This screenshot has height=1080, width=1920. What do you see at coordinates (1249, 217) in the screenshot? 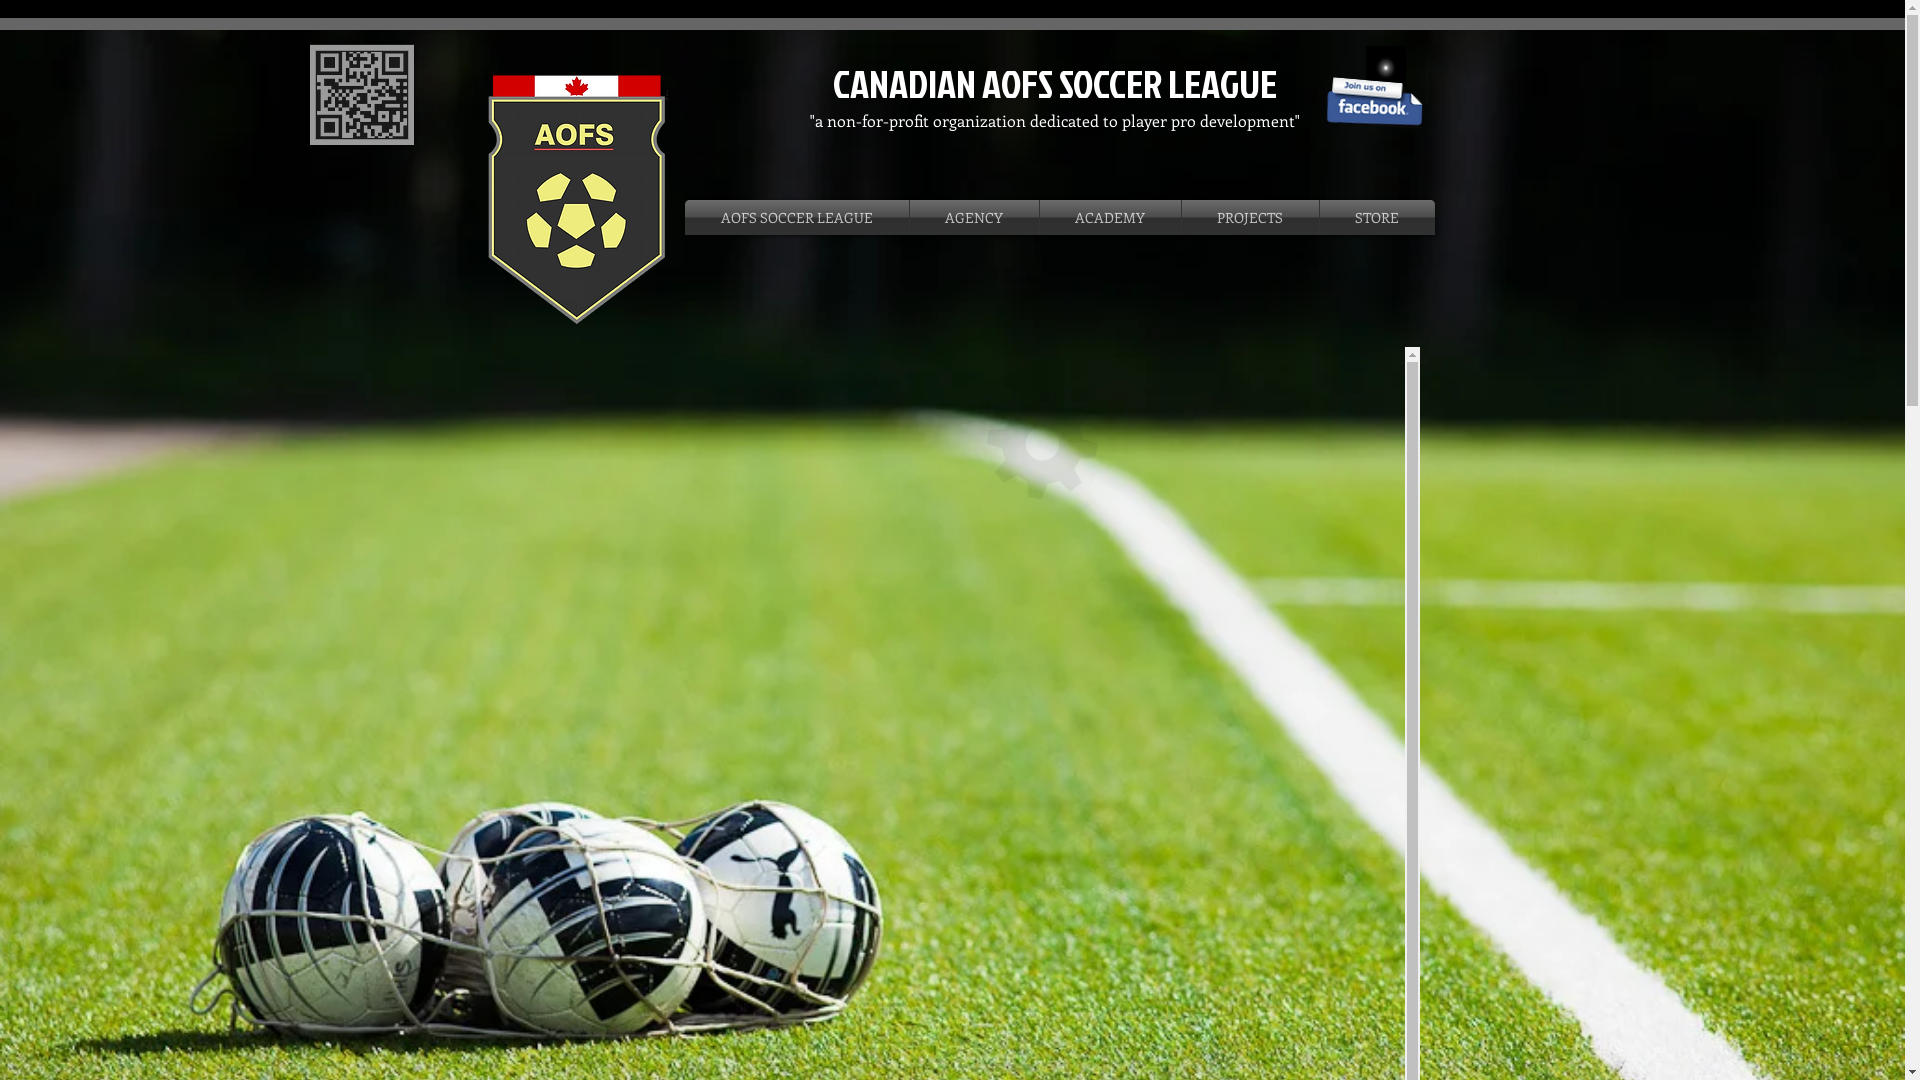
I see `'PROJECTS'` at bounding box center [1249, 217].